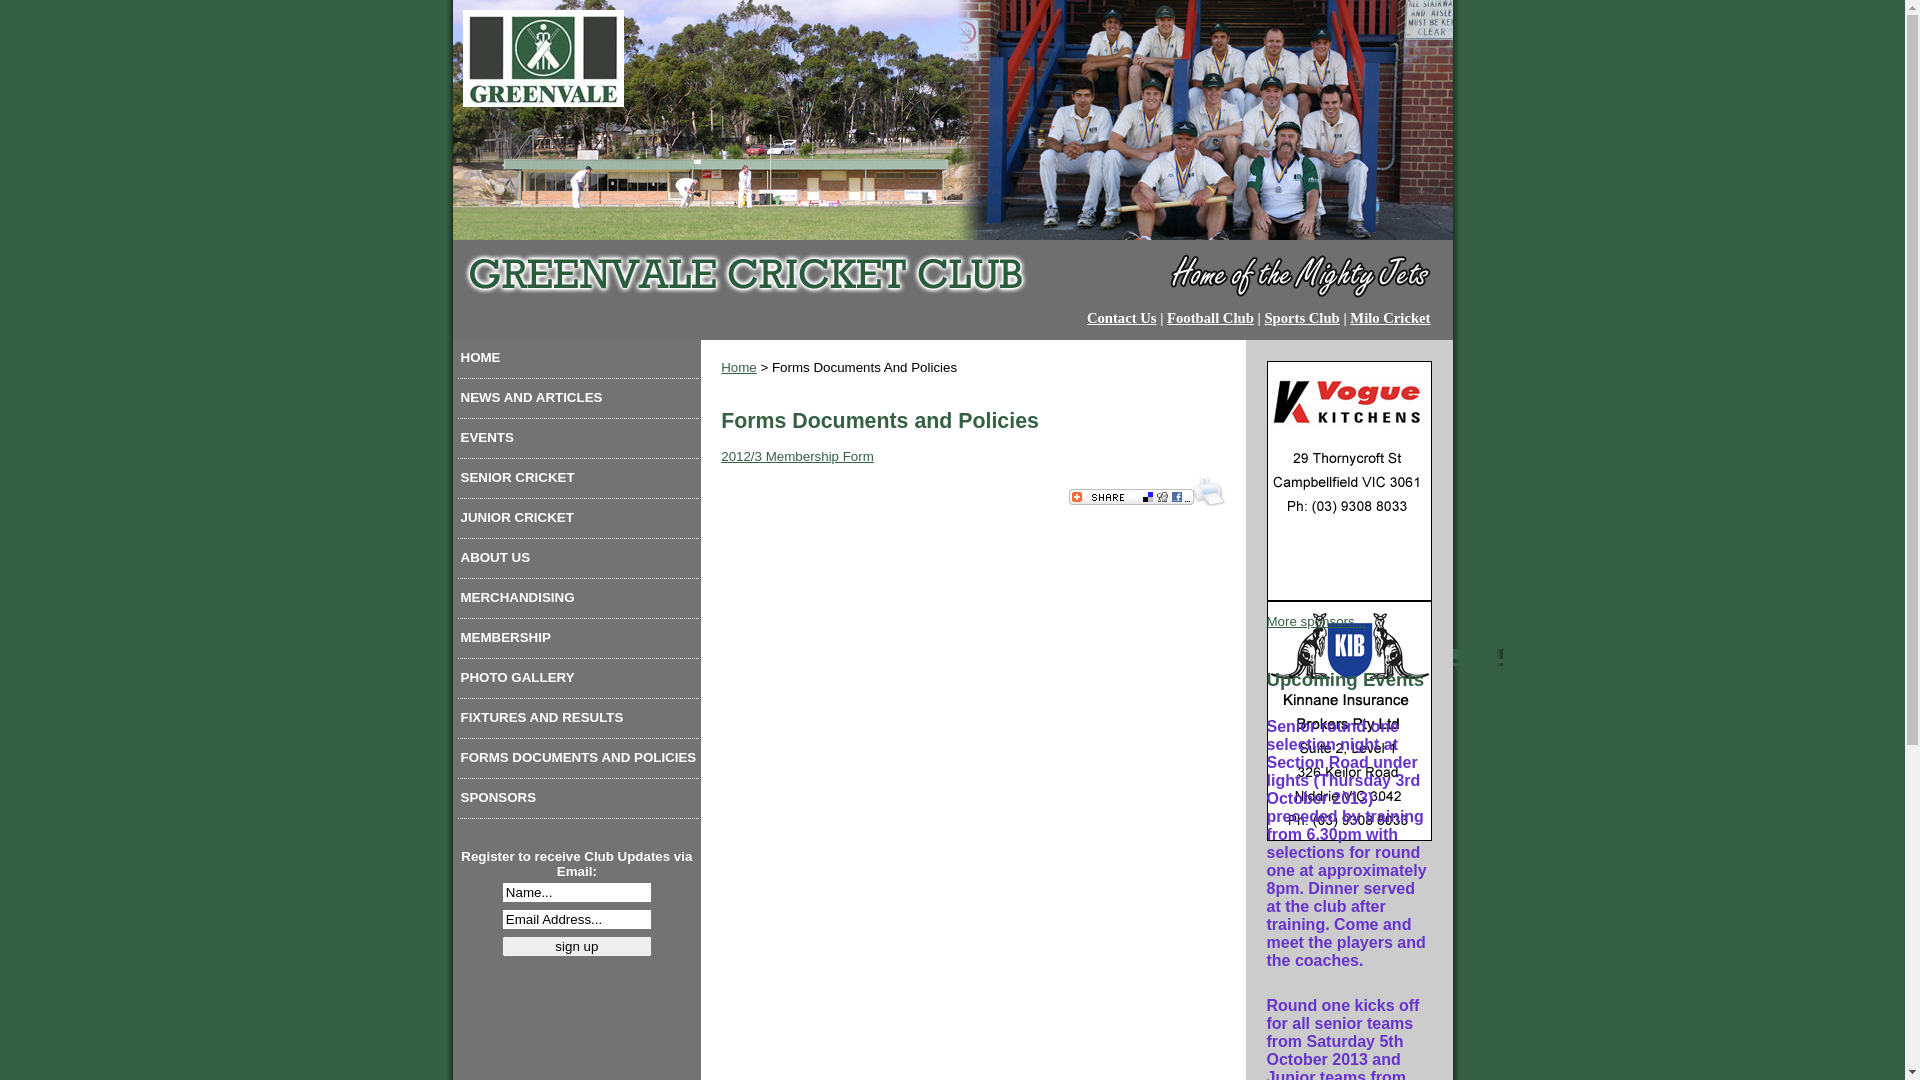 The width and height of the screenshot is (1920, 1080). I want to click on 'EVENTS', so click(578, 441).